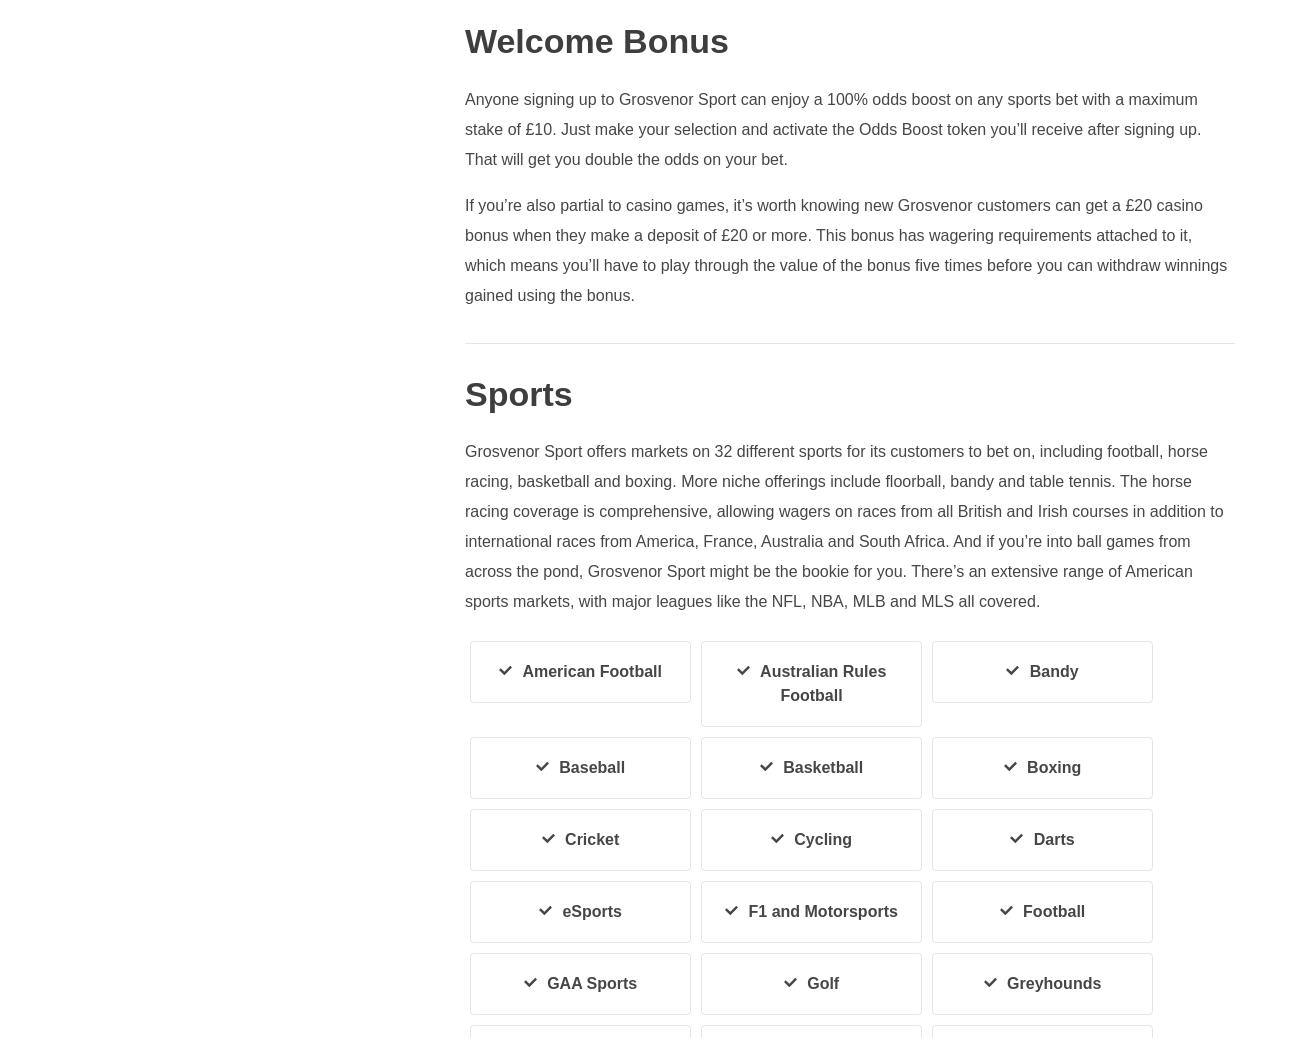 The width and height of the screenshot is (1300, 1038). What do you see at coordinates (595, 40) in the screenshot?
I see `'Welcome Bonus'` at bounding box center [595, 40].